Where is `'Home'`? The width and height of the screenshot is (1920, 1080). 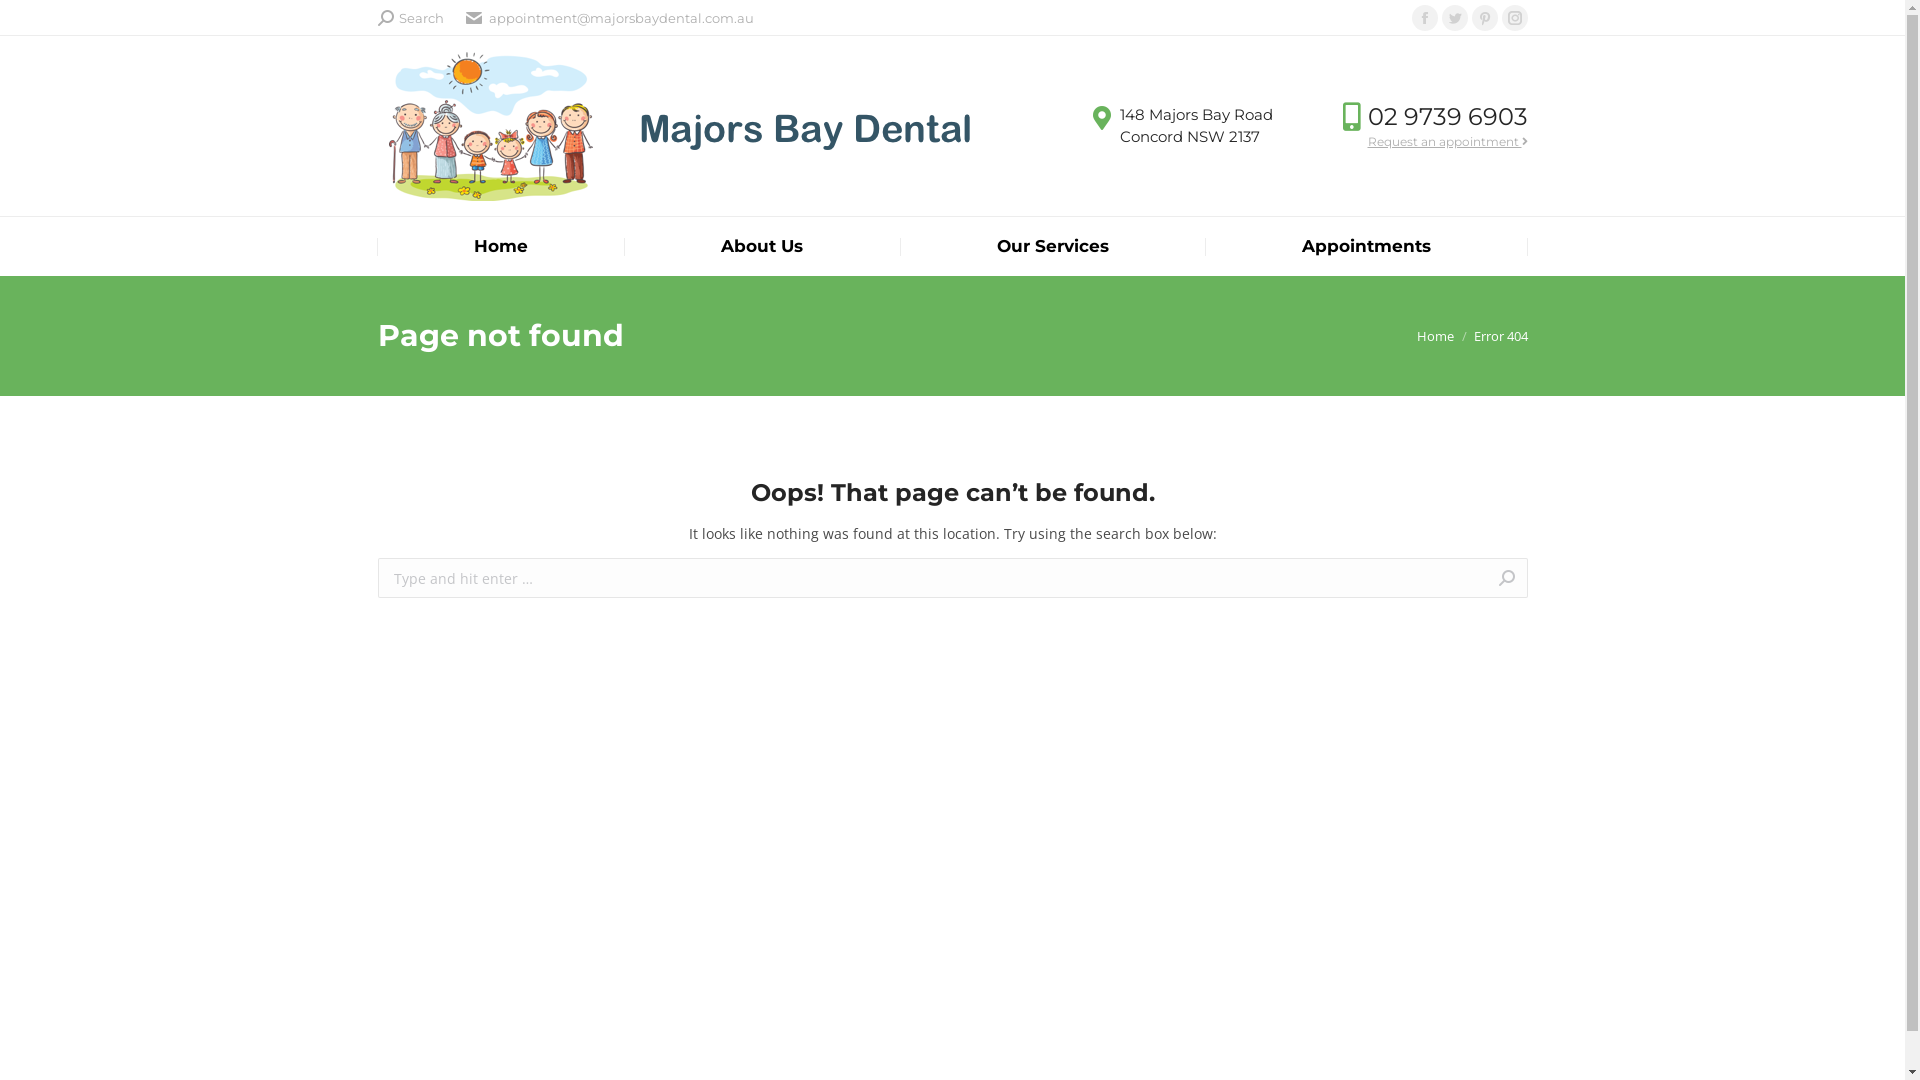
'Home' is located at coordinates (500, 245).